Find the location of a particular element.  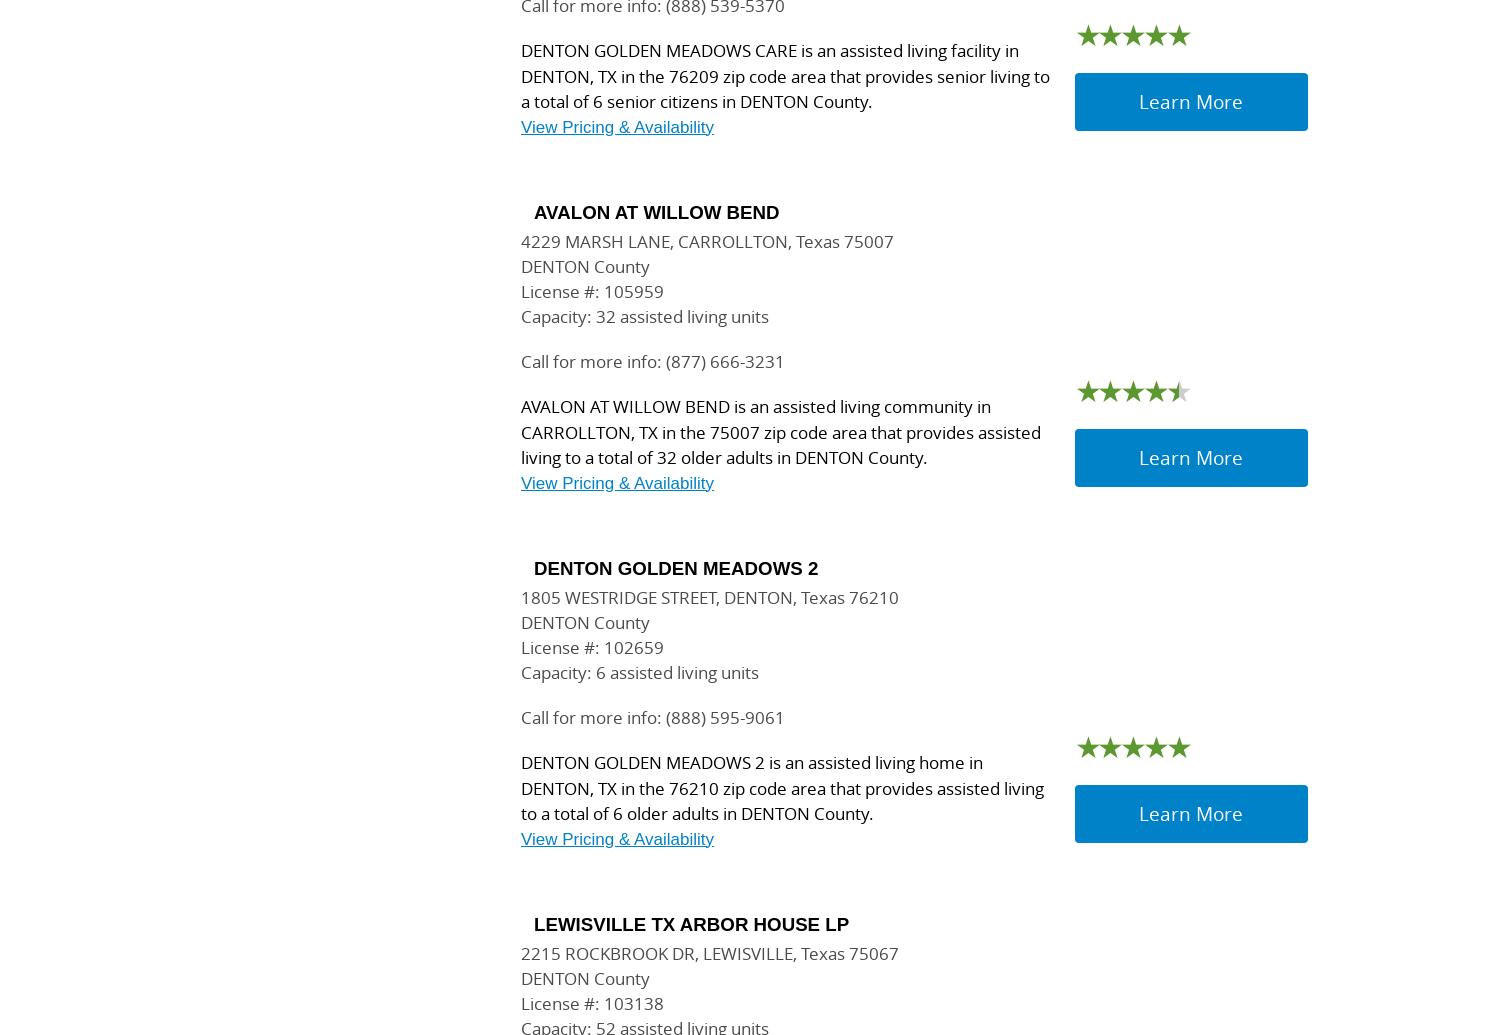

'DENTON GOLDEN MEADOWS CARE is an assisted living facility in DENTON, TX in the 76209 zip code area that provides senior living to a total of 6 senior citizens in DENTON County.' is located at coordinates (520, 75).